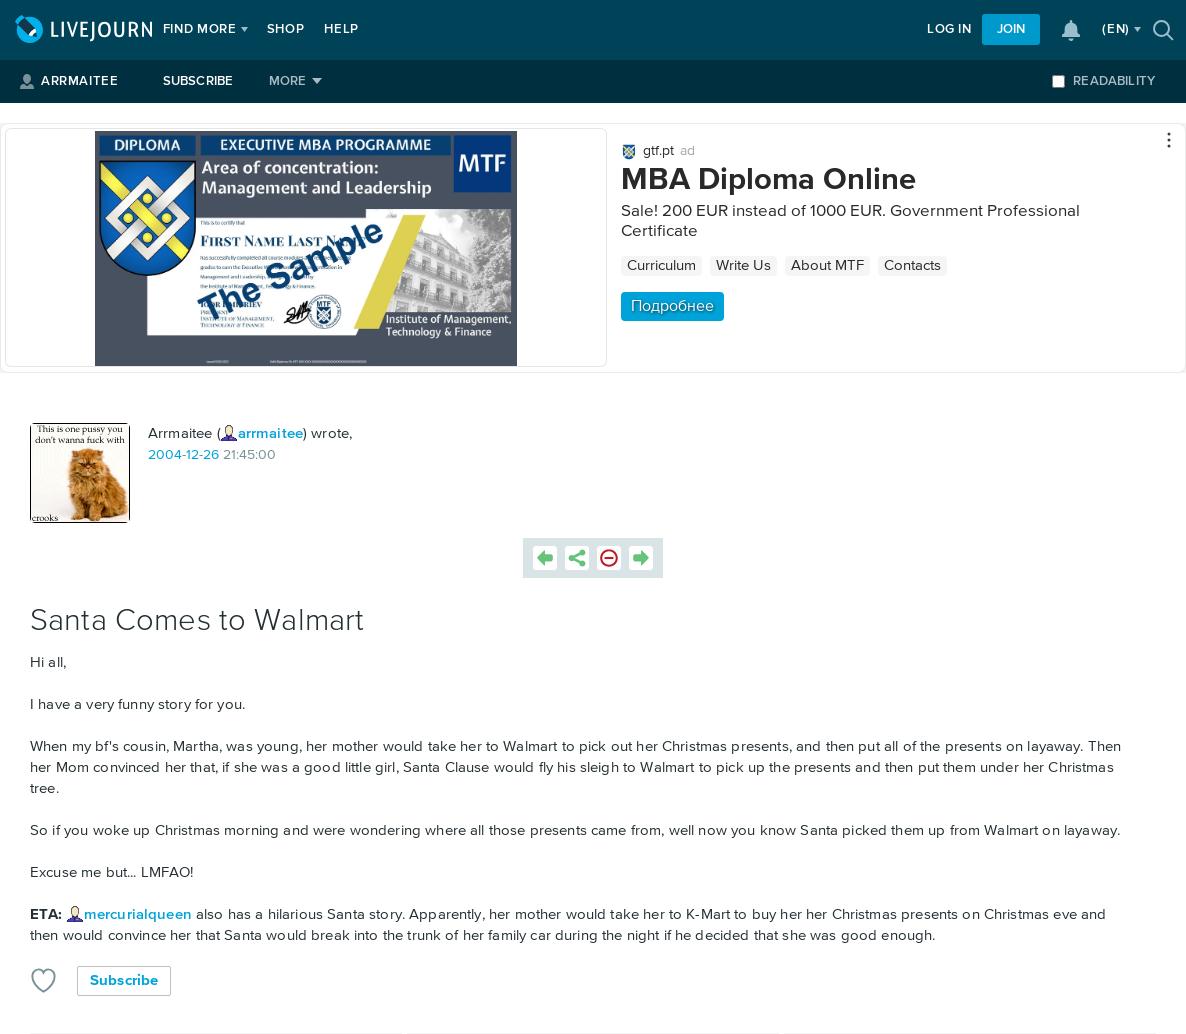 This screenshot has height=1034, width=1186. I want to click on 'Readability', so click(1071, 81).